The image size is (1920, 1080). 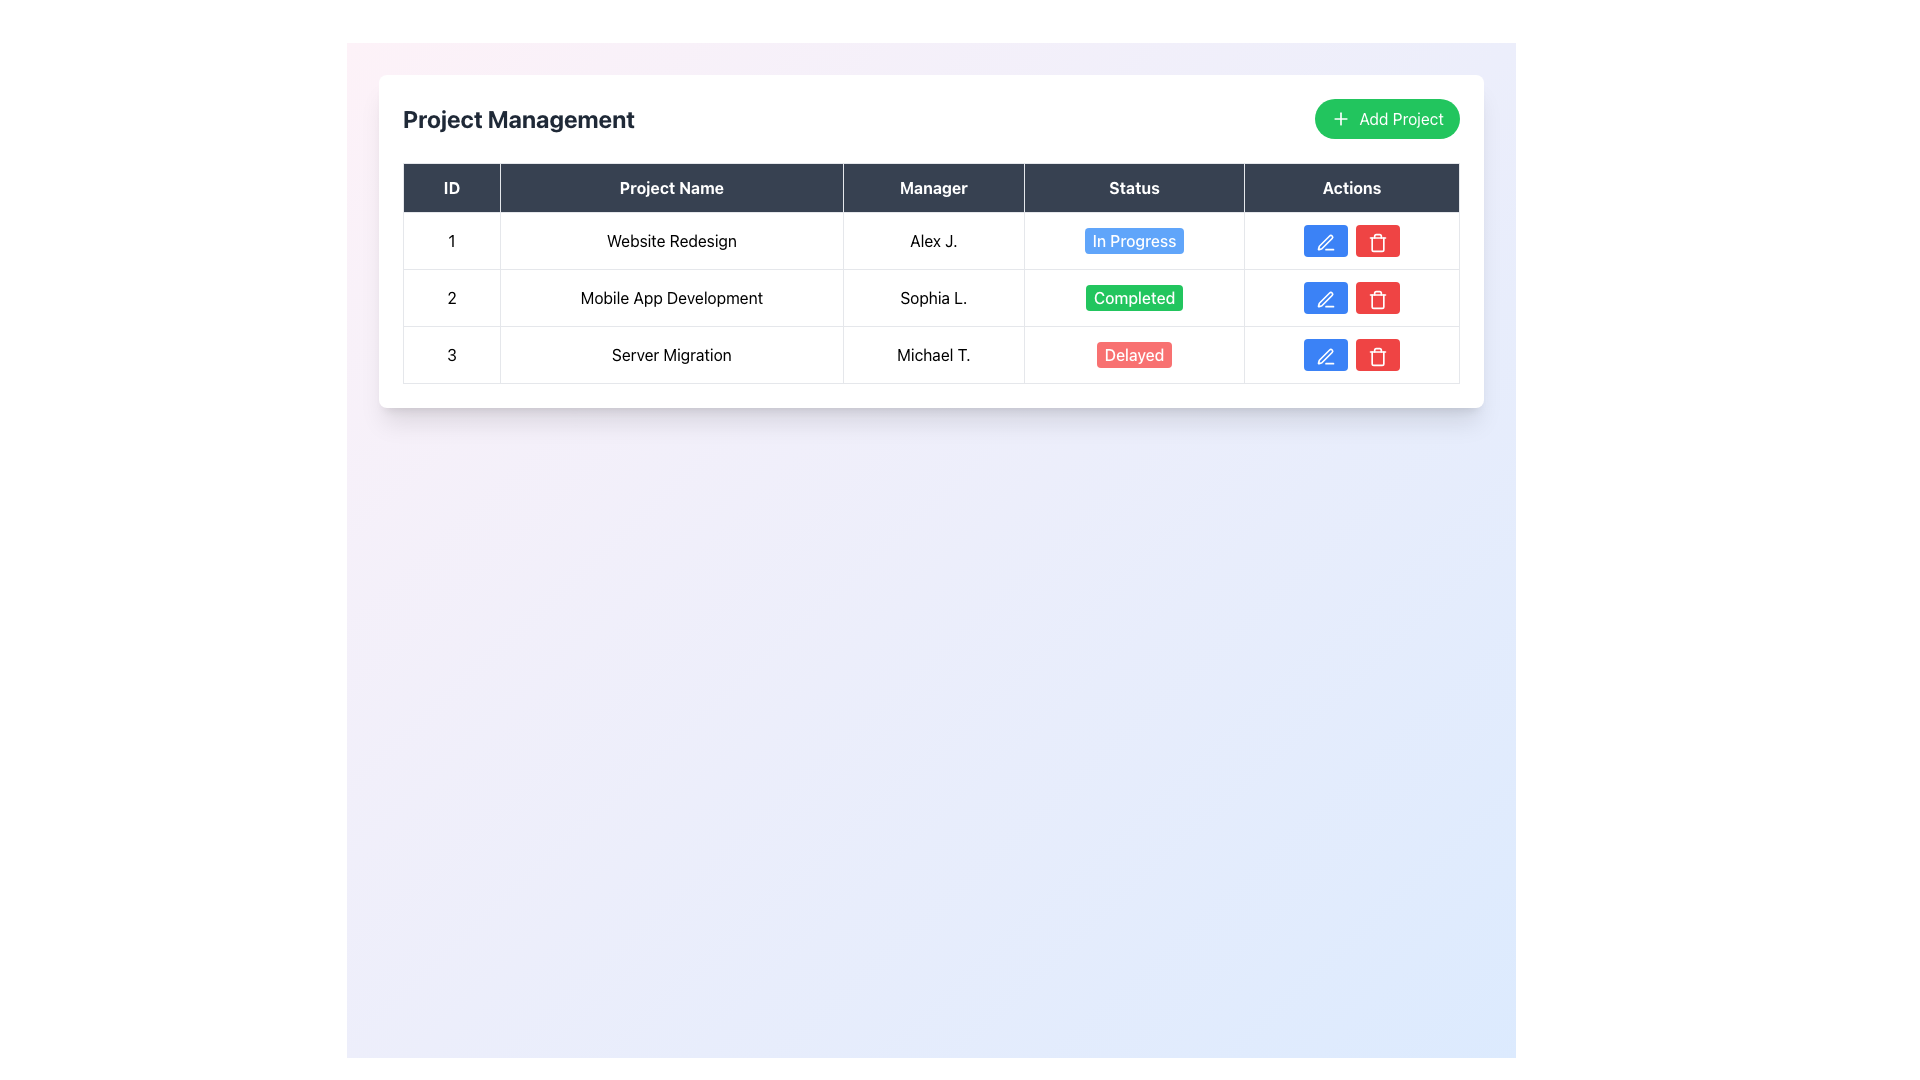 What do you see at coordinates (930, 353) in the screenshot?
I see `the third row of the project management table which contains the project 'Server Migration' managed by 'Michael T.' with a status 'Delayed'` at bounding box center [930, 353].